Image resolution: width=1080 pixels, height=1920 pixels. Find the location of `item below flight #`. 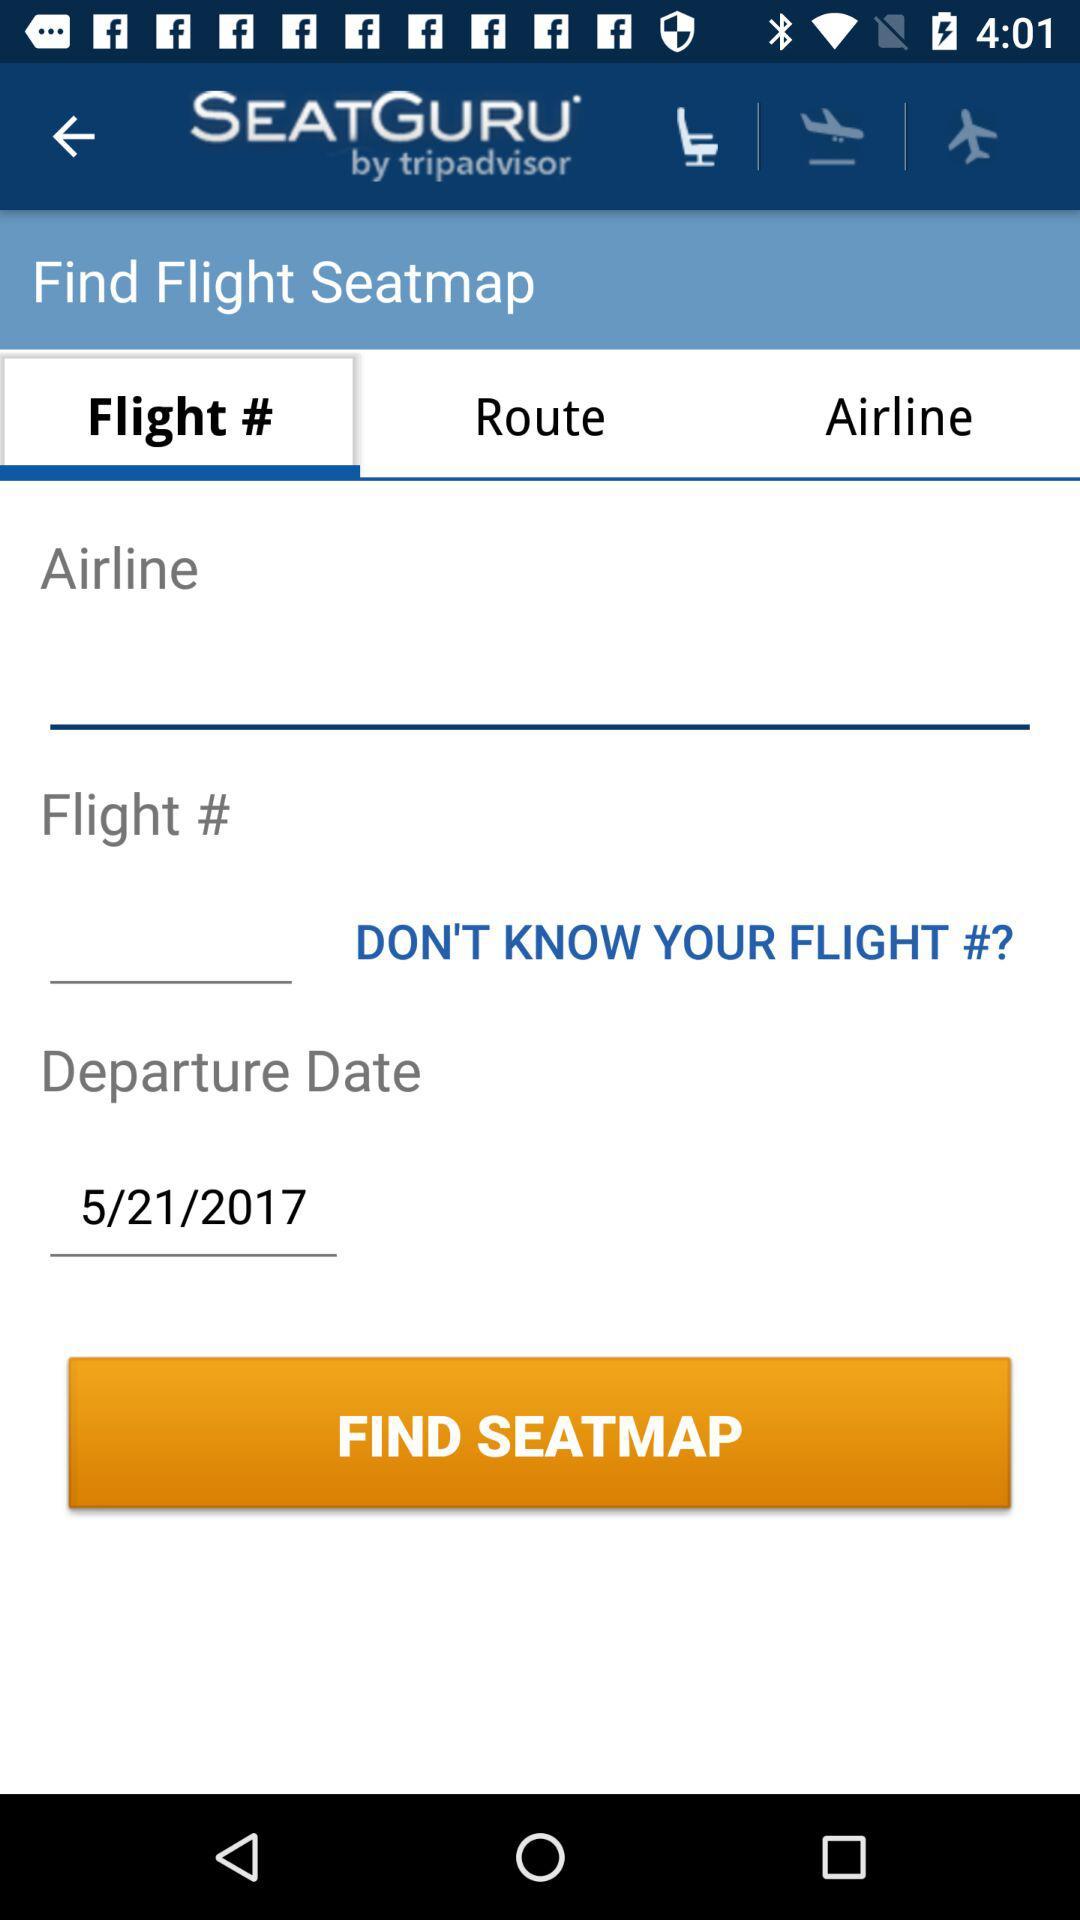

item below flight # is located at coordinates (169, 939).